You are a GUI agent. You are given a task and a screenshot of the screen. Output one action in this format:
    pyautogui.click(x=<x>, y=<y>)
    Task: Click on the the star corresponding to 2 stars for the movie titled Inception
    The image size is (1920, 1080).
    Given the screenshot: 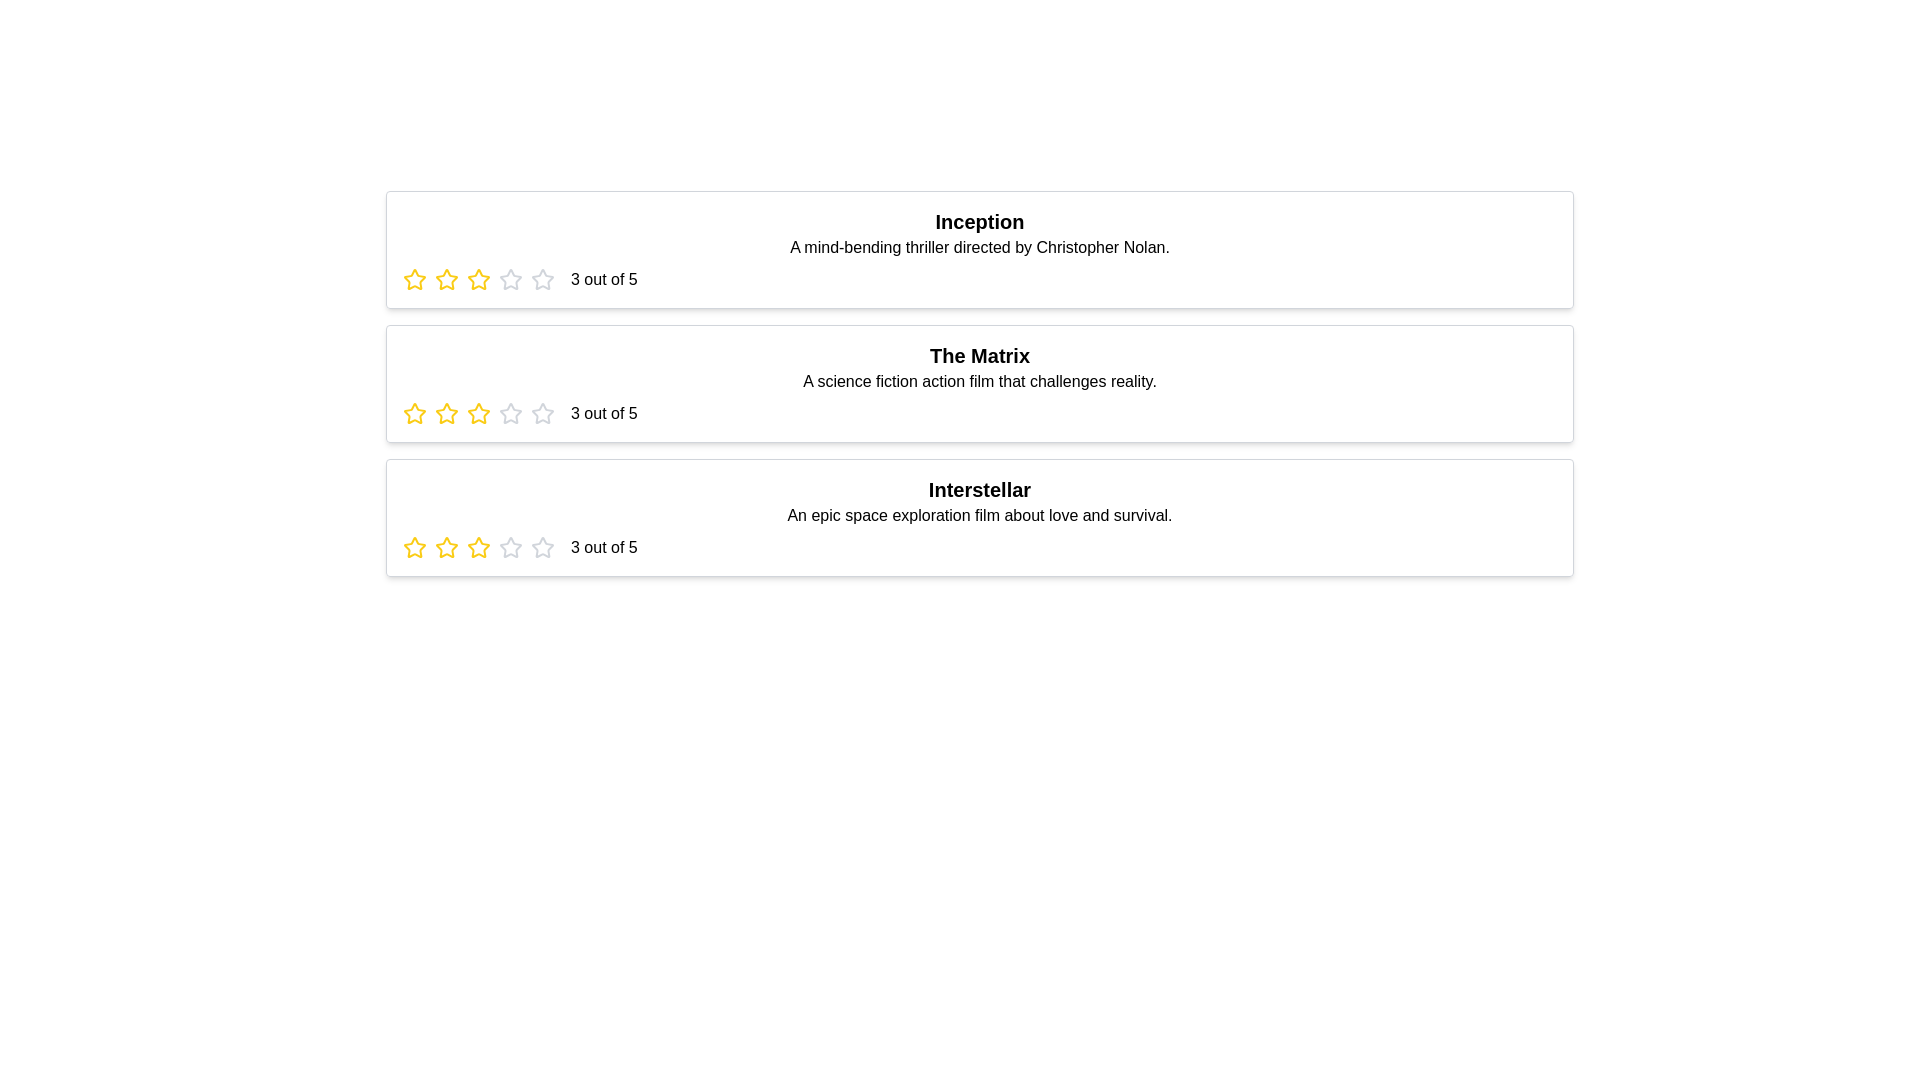 What is the action you would take?
    pyautogui.click(x=445, y=280)
    